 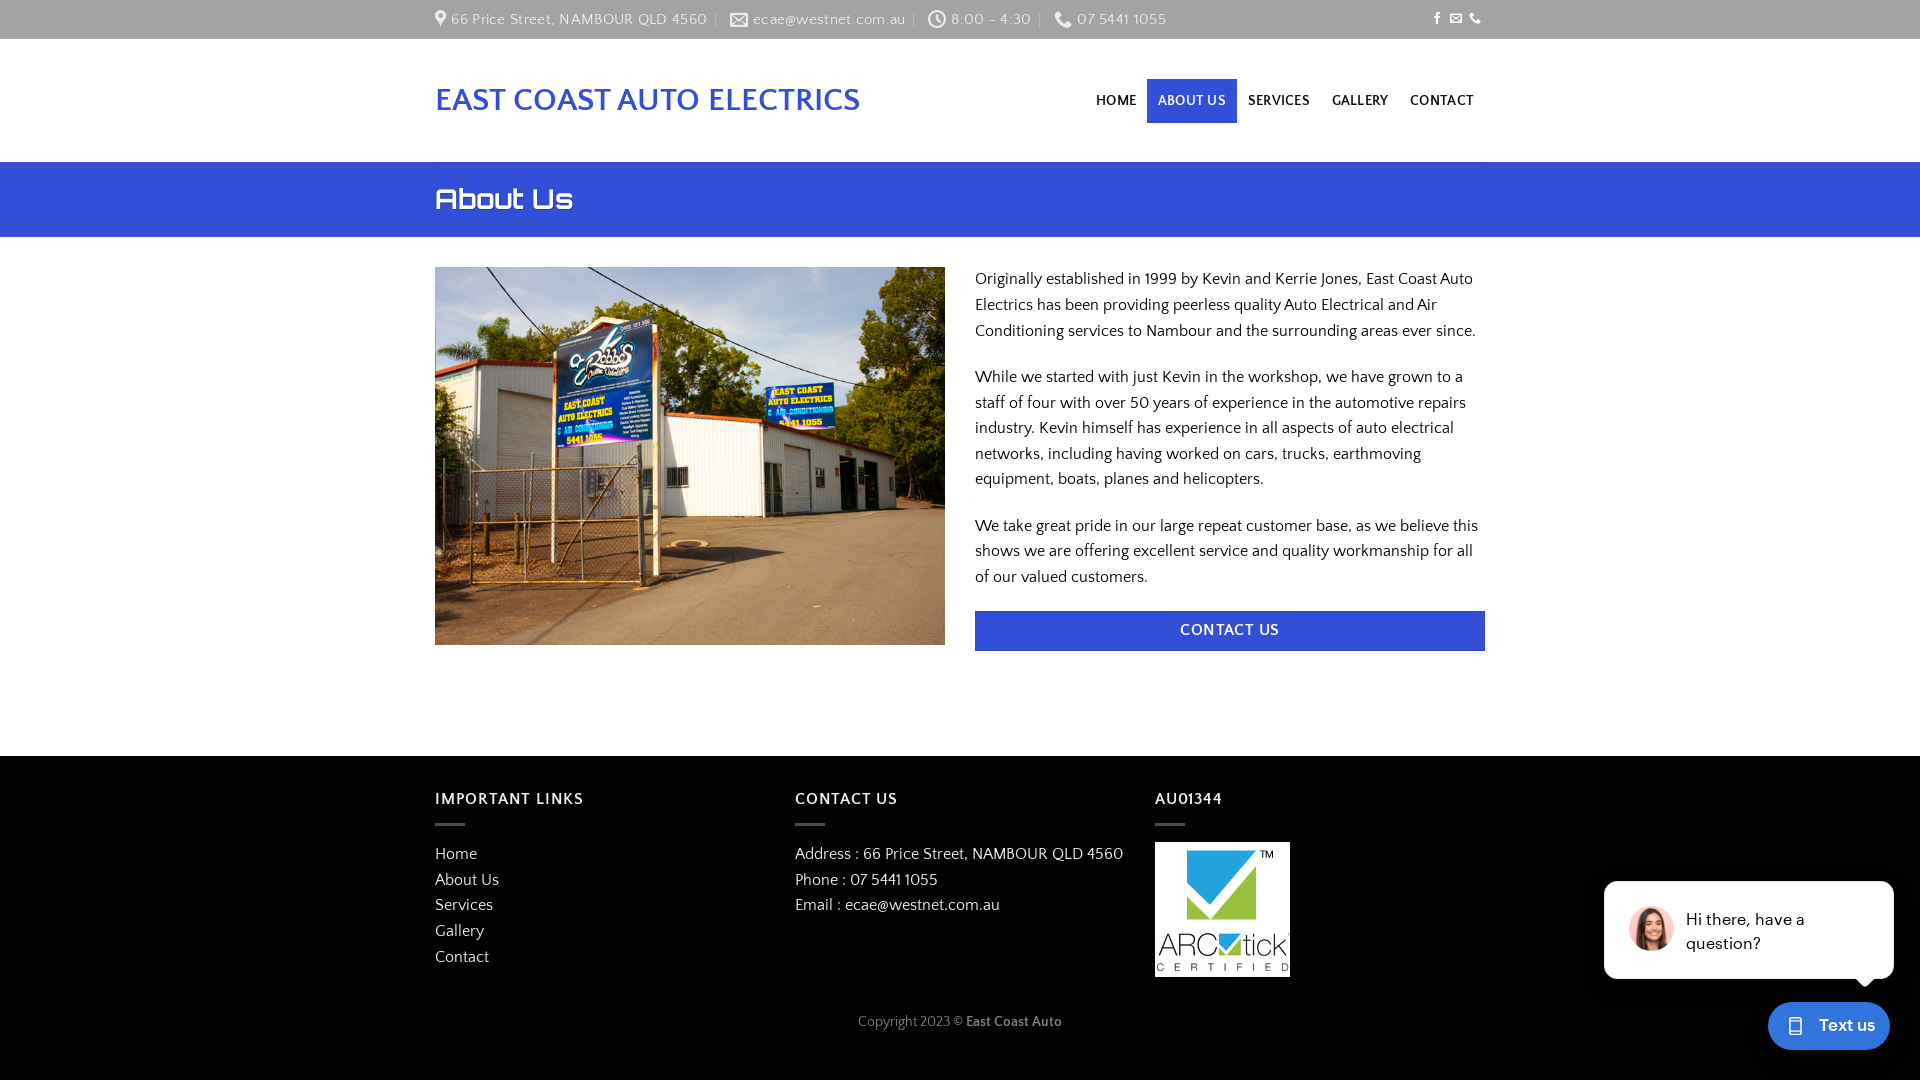 I want to click on 'EAST COAST AUTO ELECTRICS', so click(x=673, y=100).